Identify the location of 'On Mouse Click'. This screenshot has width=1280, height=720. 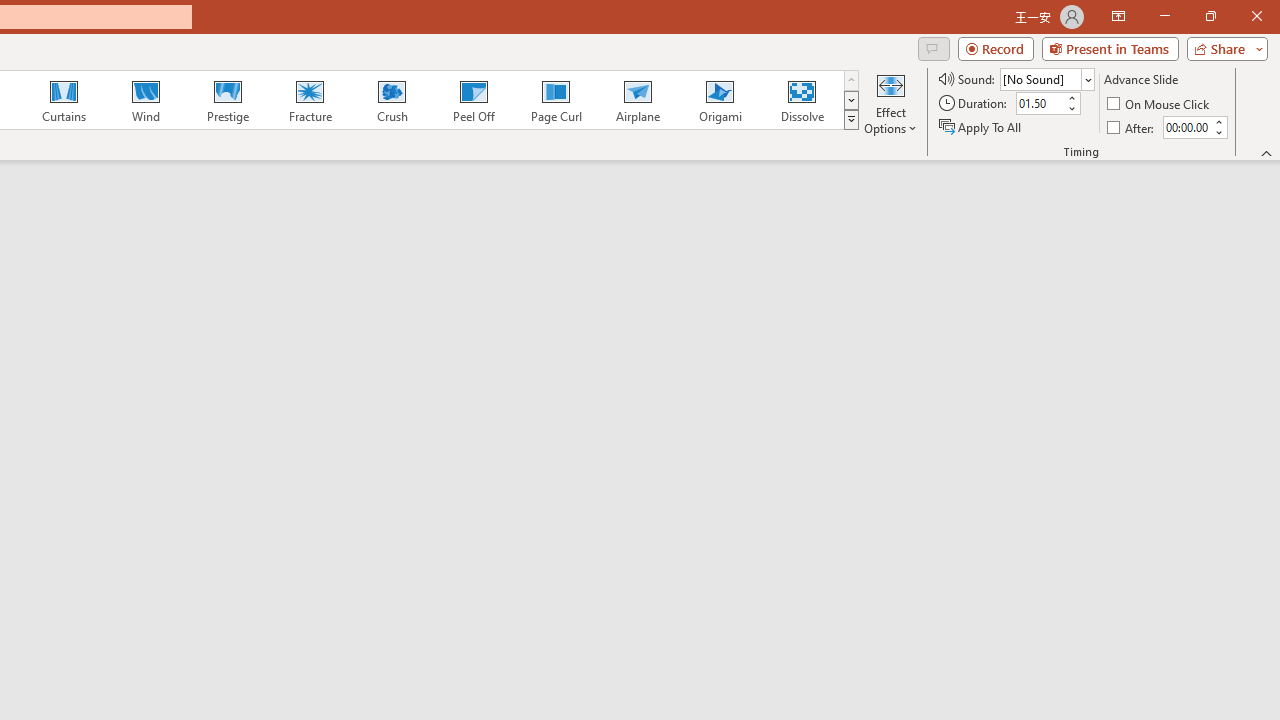
(1159, 103).